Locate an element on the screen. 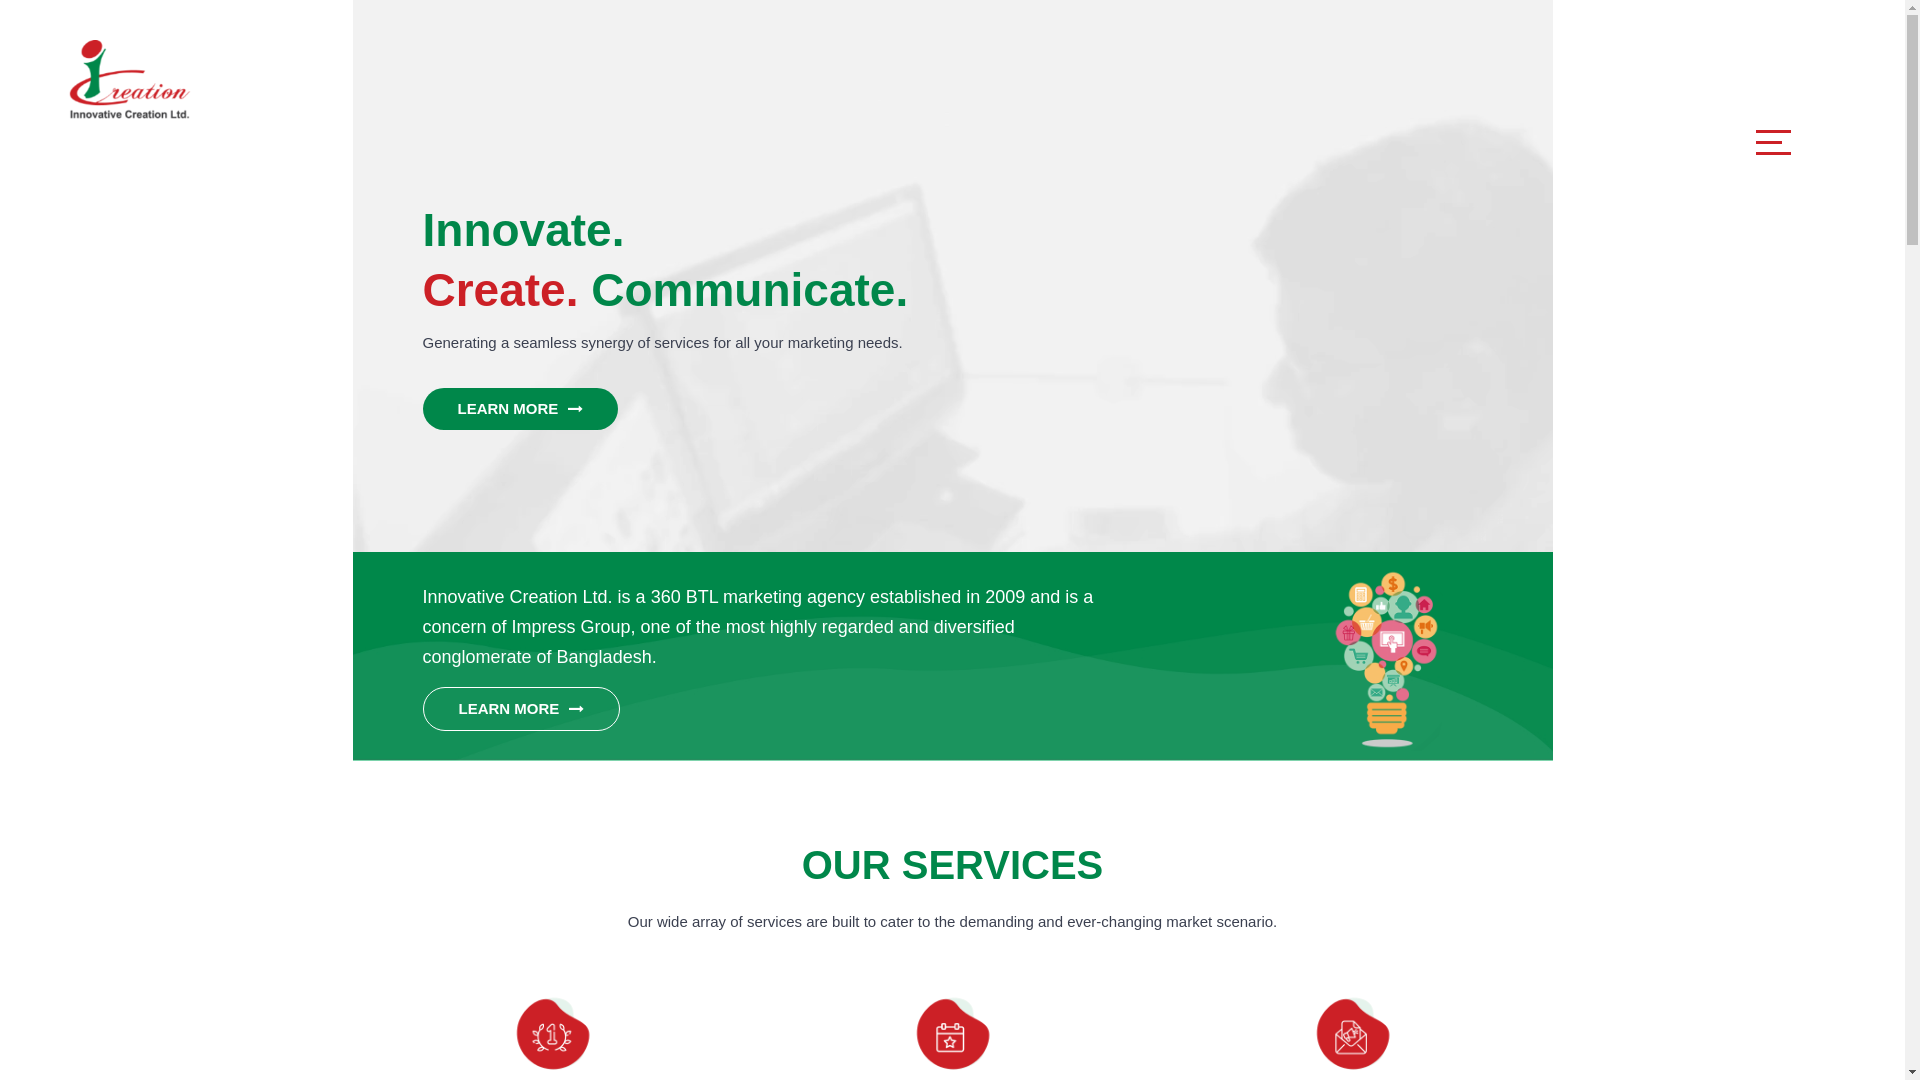  'LEARN MORE' is located at coordinates (421, 407).